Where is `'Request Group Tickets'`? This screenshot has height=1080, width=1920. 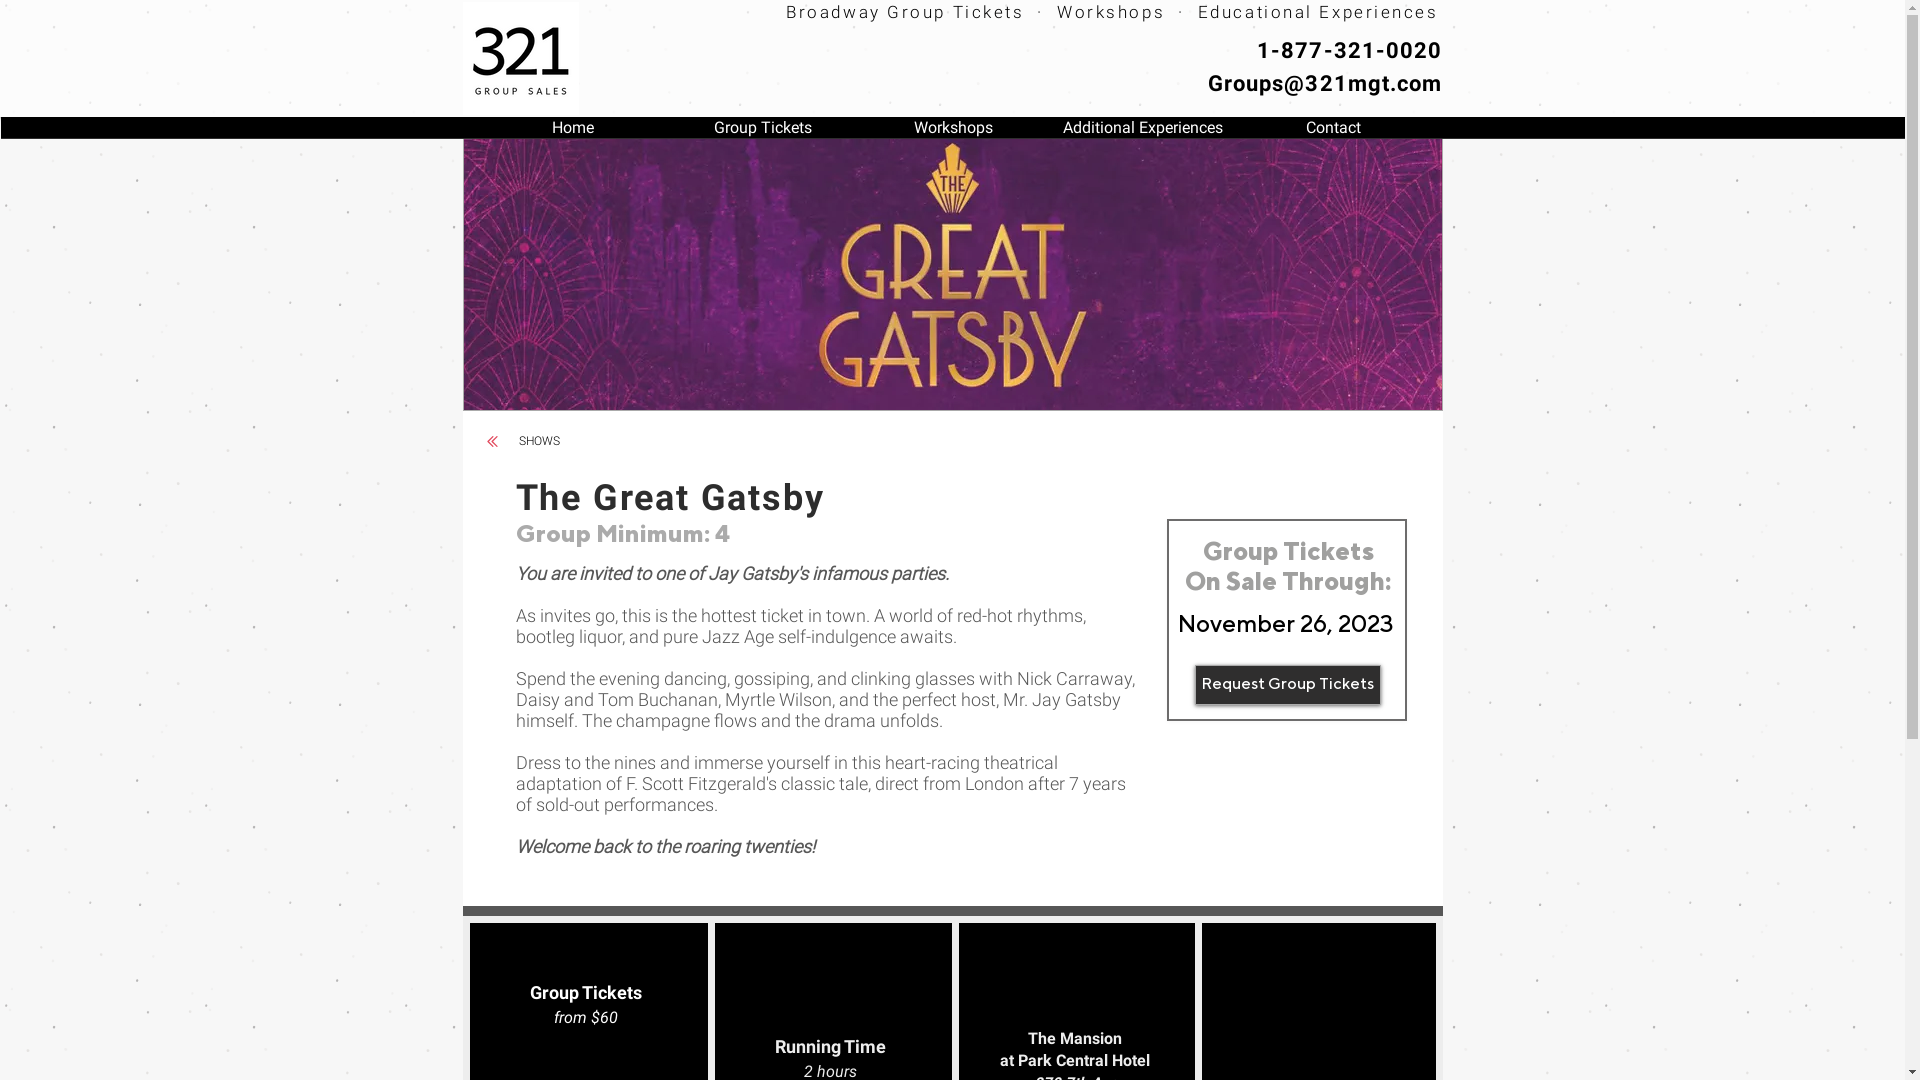 'Request Group Tickets' is located at coordinates (1286, 684).